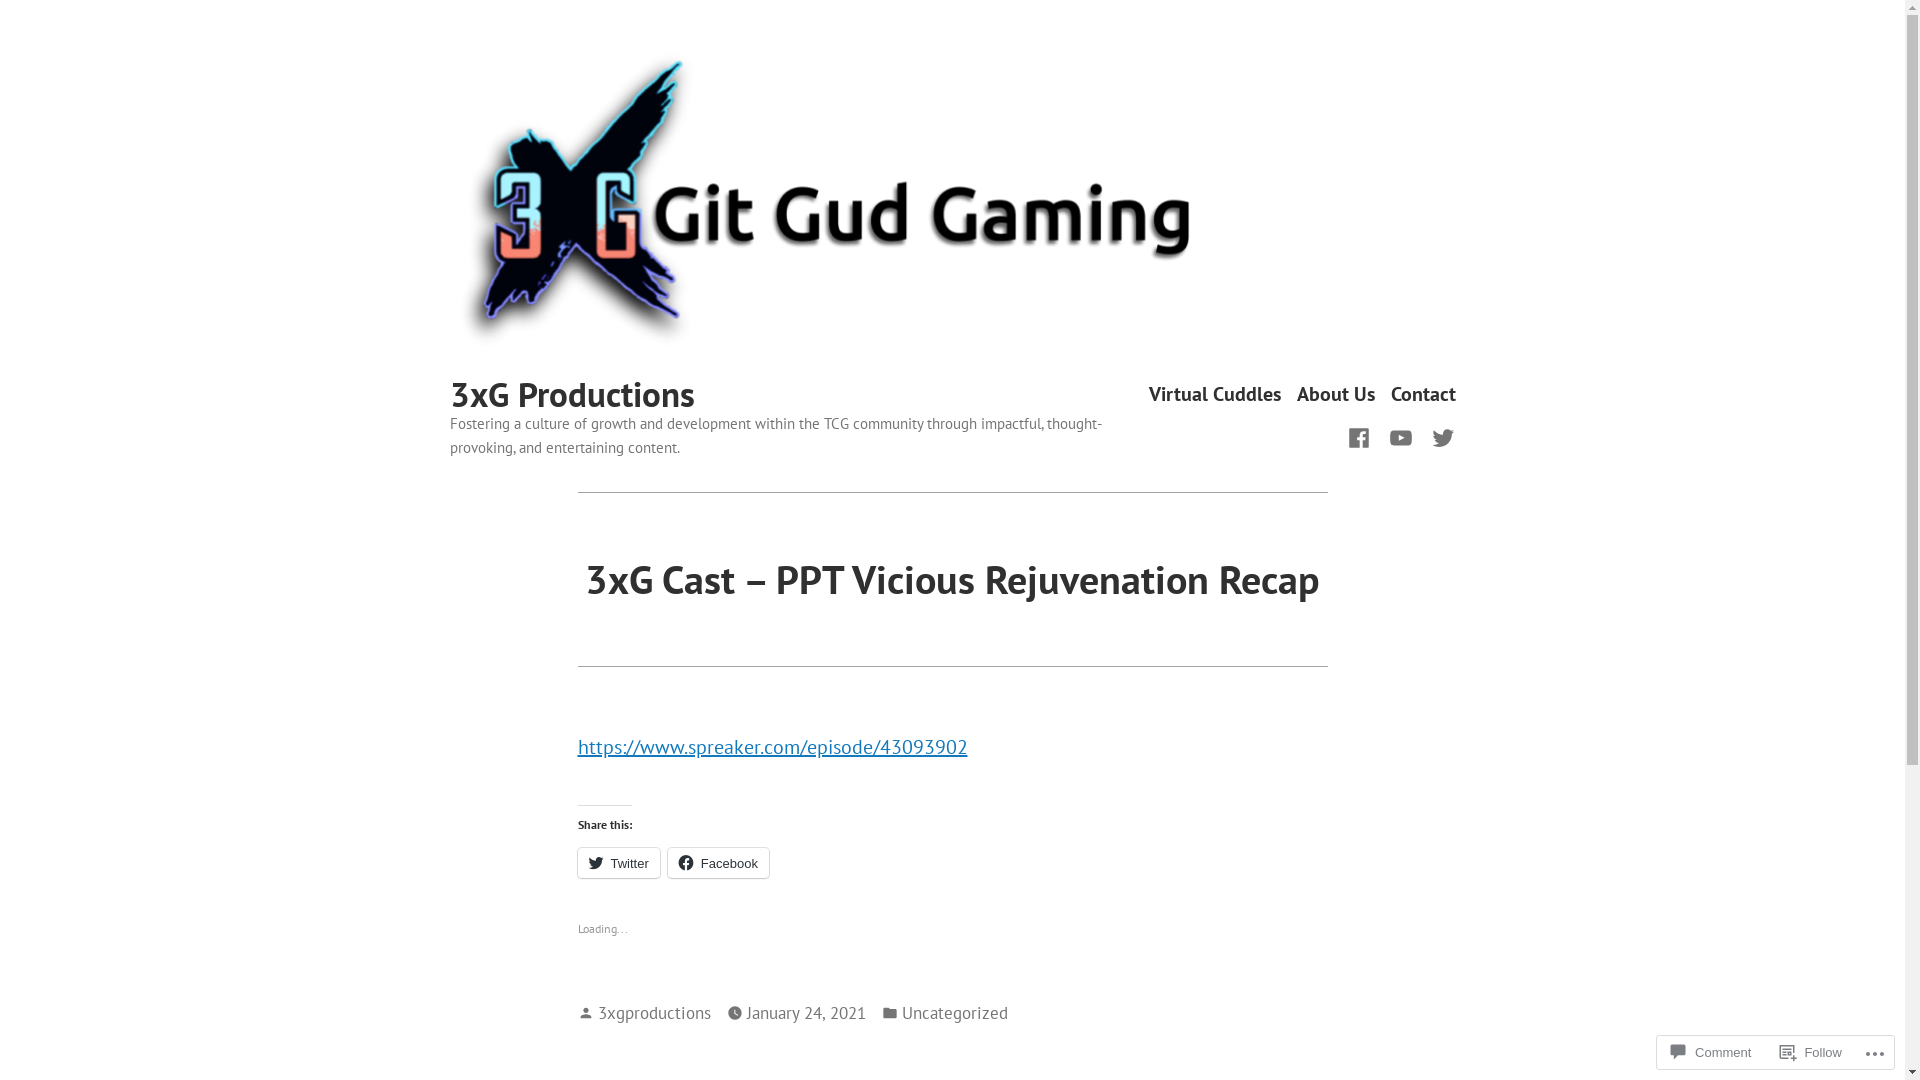 This screenshot has width=1920, height=1080. What do you see at coordinates (654, 1012) in the screenshot?
I see `'3xgproductions'` at bounding box center [654, 1012].